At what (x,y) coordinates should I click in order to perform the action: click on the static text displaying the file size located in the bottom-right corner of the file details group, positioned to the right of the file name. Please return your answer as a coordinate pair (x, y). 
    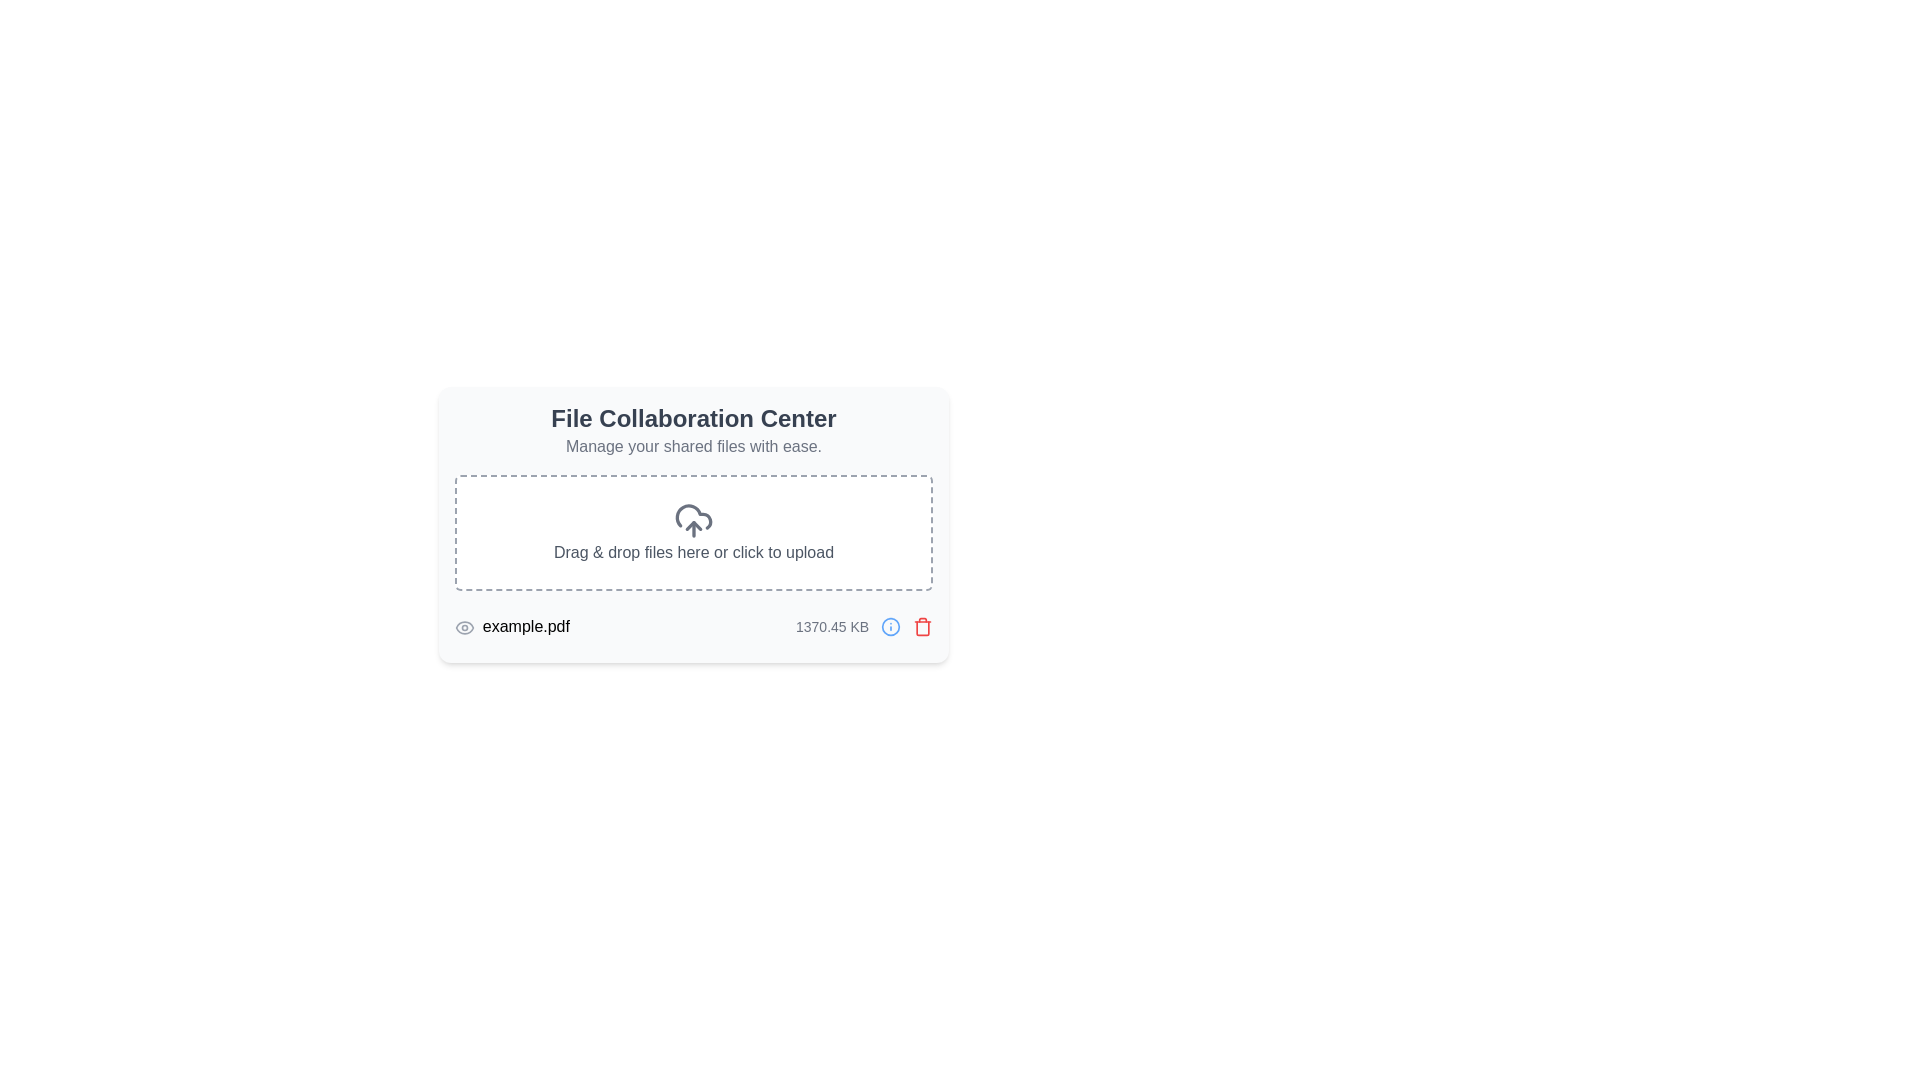
    Looking at the image, I should click on (832, 626).